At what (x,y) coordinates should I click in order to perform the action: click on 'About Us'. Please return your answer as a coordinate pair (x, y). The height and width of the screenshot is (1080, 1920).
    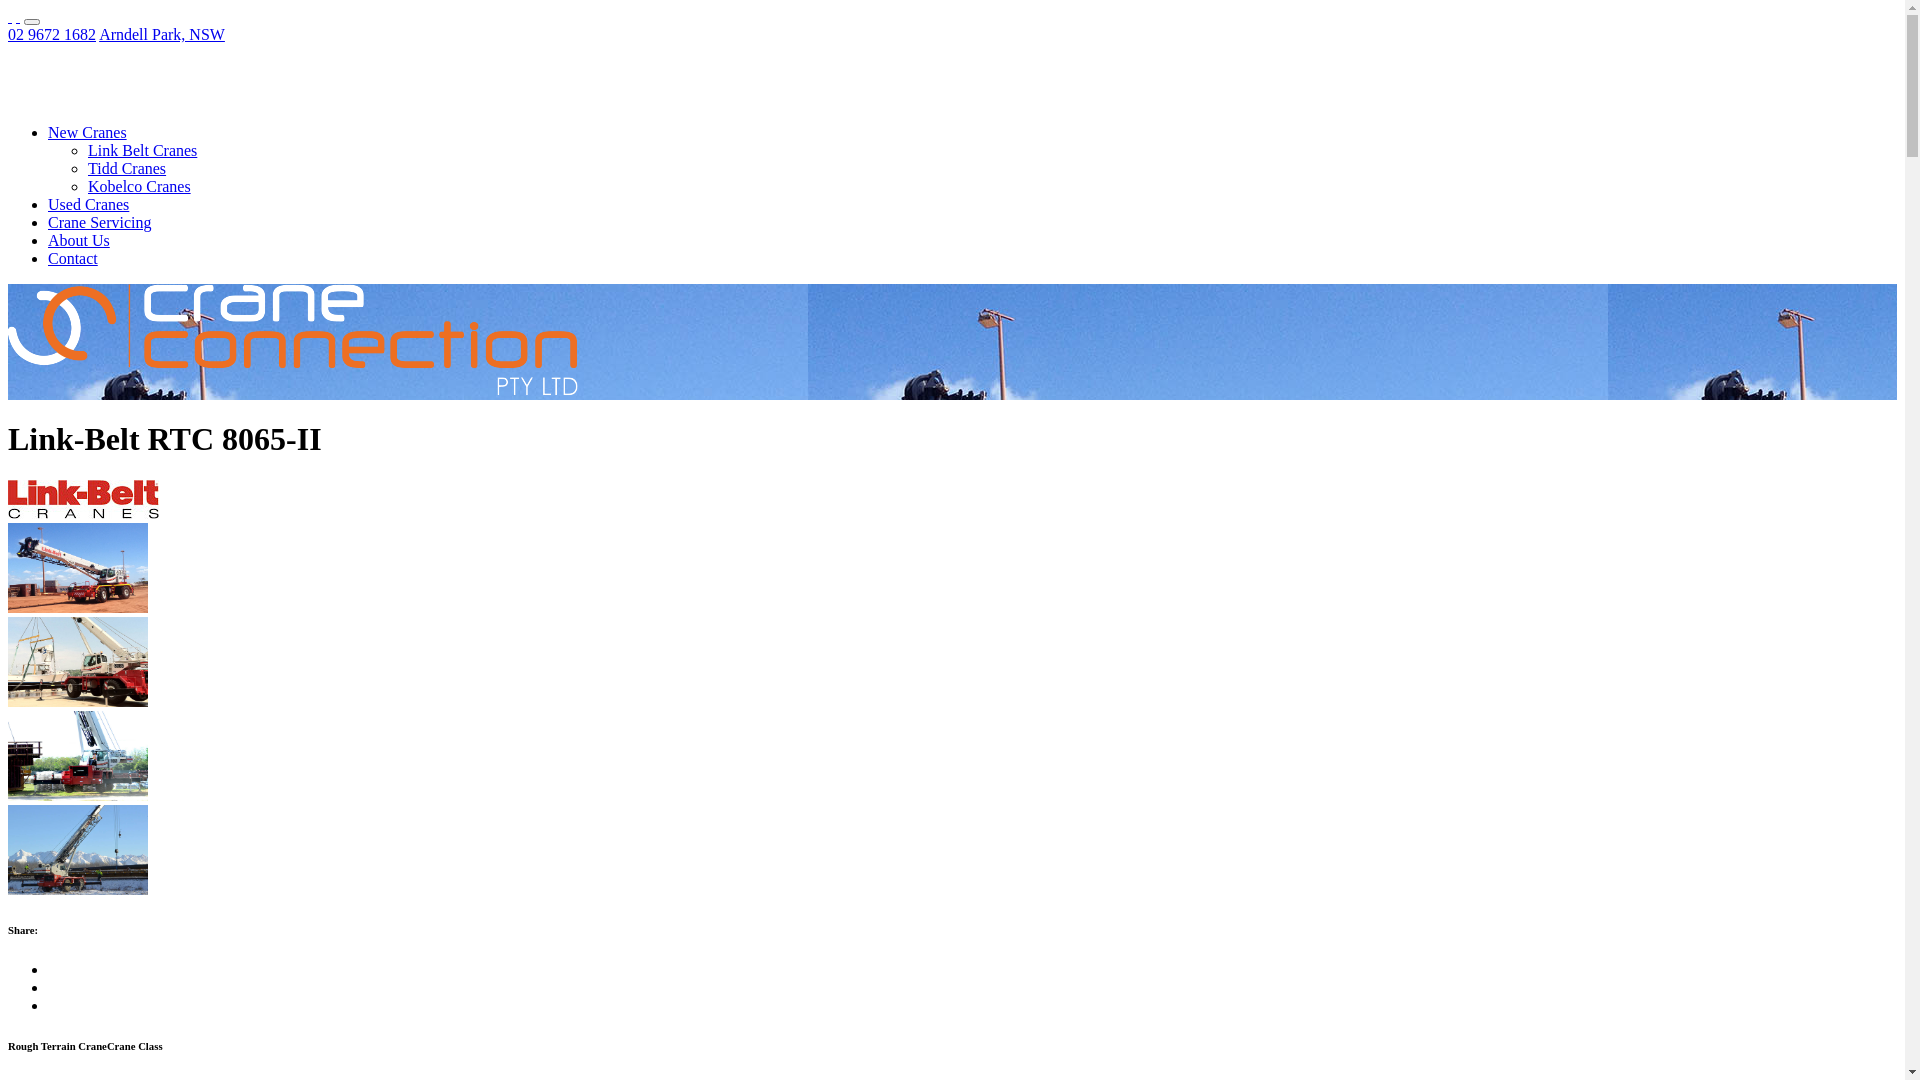
    Looking at the image, I should click on (78, 239).